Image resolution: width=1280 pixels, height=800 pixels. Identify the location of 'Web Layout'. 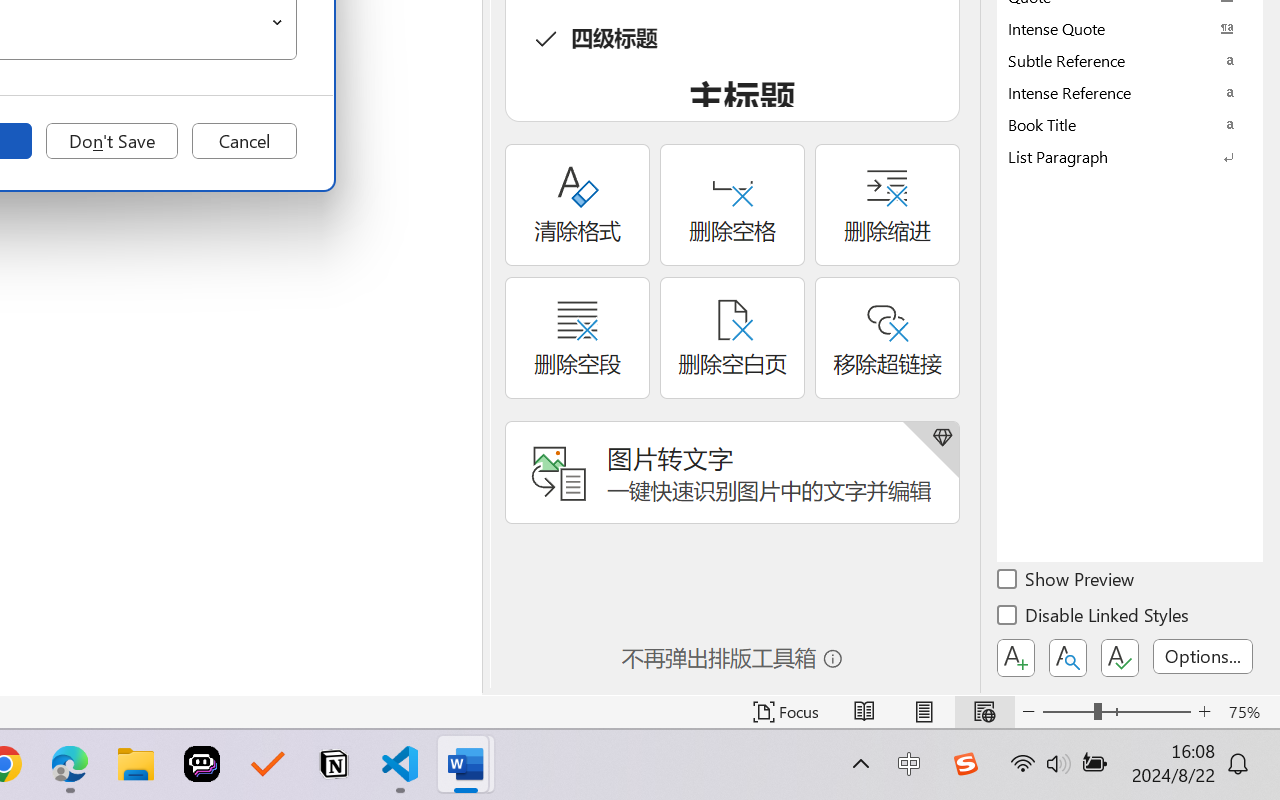
(984, 711).